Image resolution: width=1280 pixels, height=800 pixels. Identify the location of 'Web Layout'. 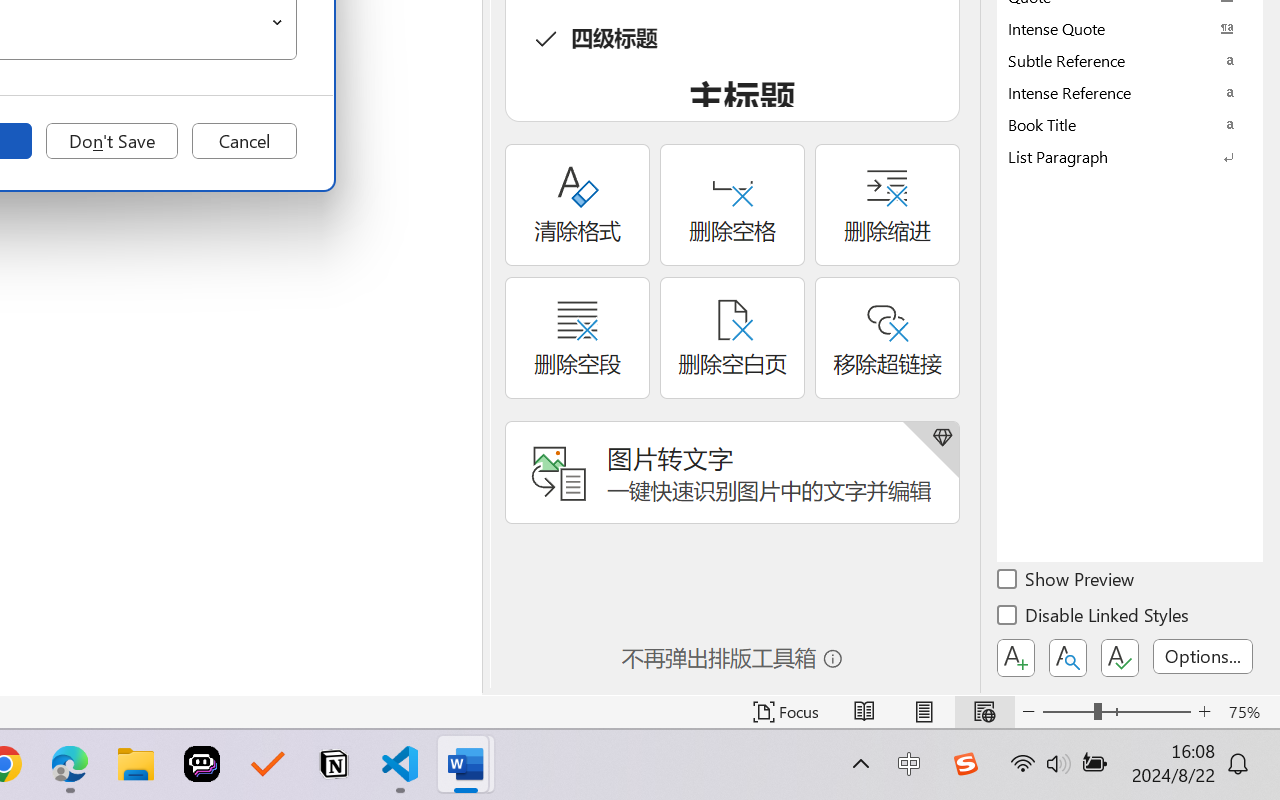
(984, 711).